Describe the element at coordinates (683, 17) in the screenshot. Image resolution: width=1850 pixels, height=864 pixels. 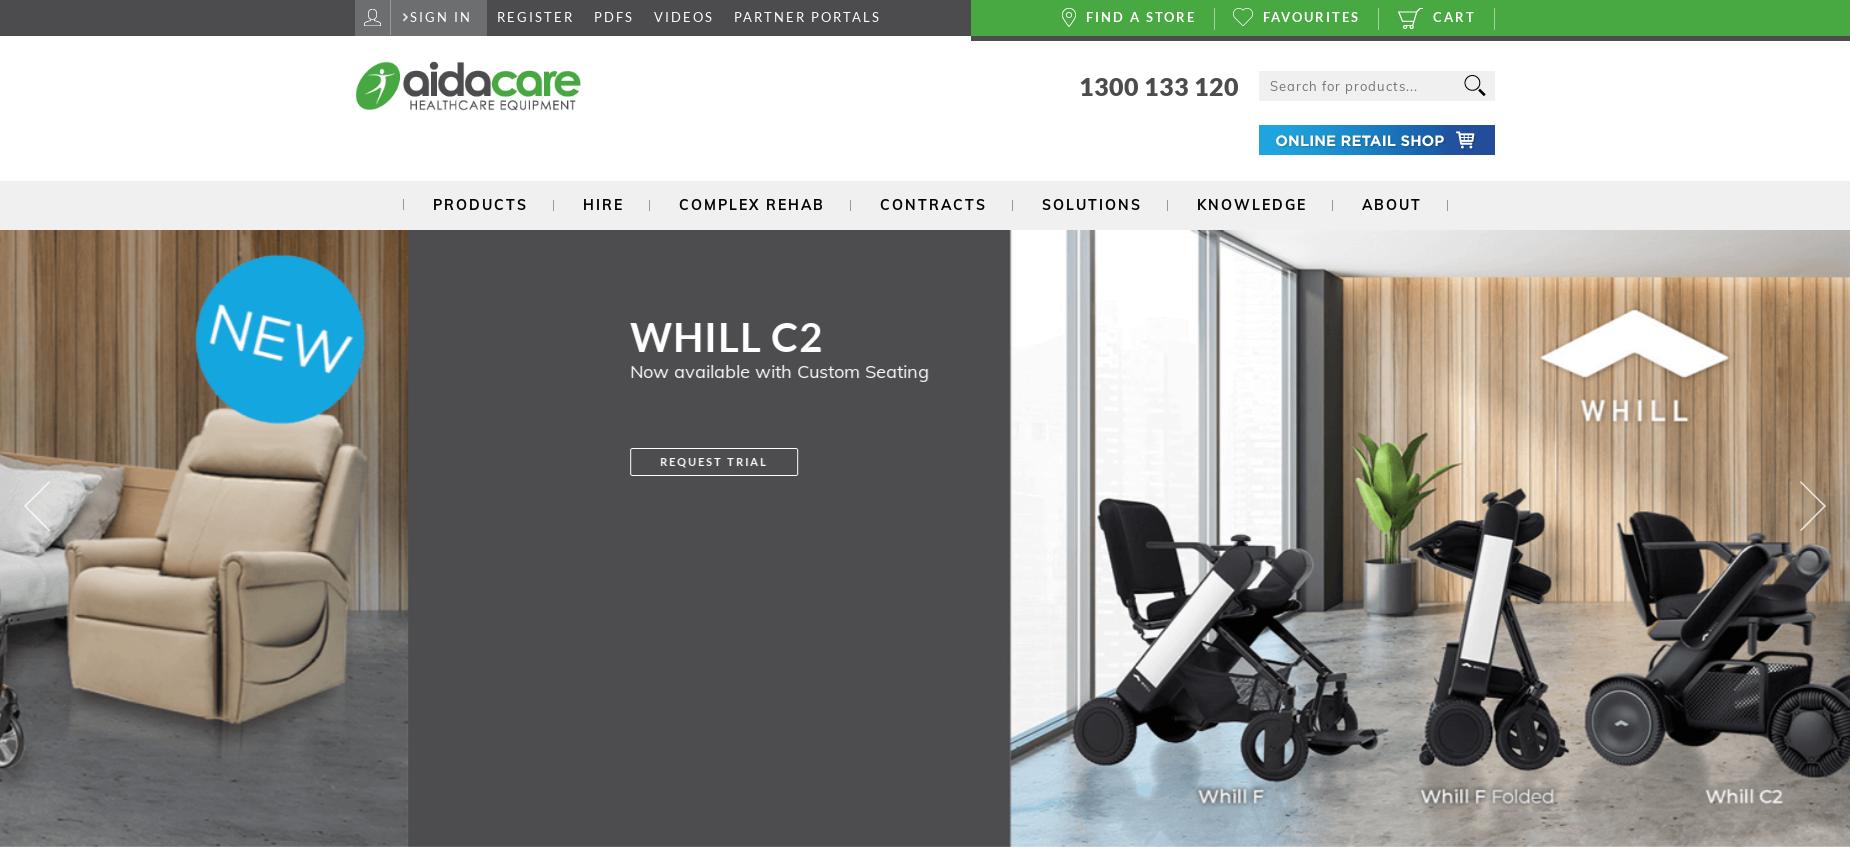
I see `'Videos'` at that location.